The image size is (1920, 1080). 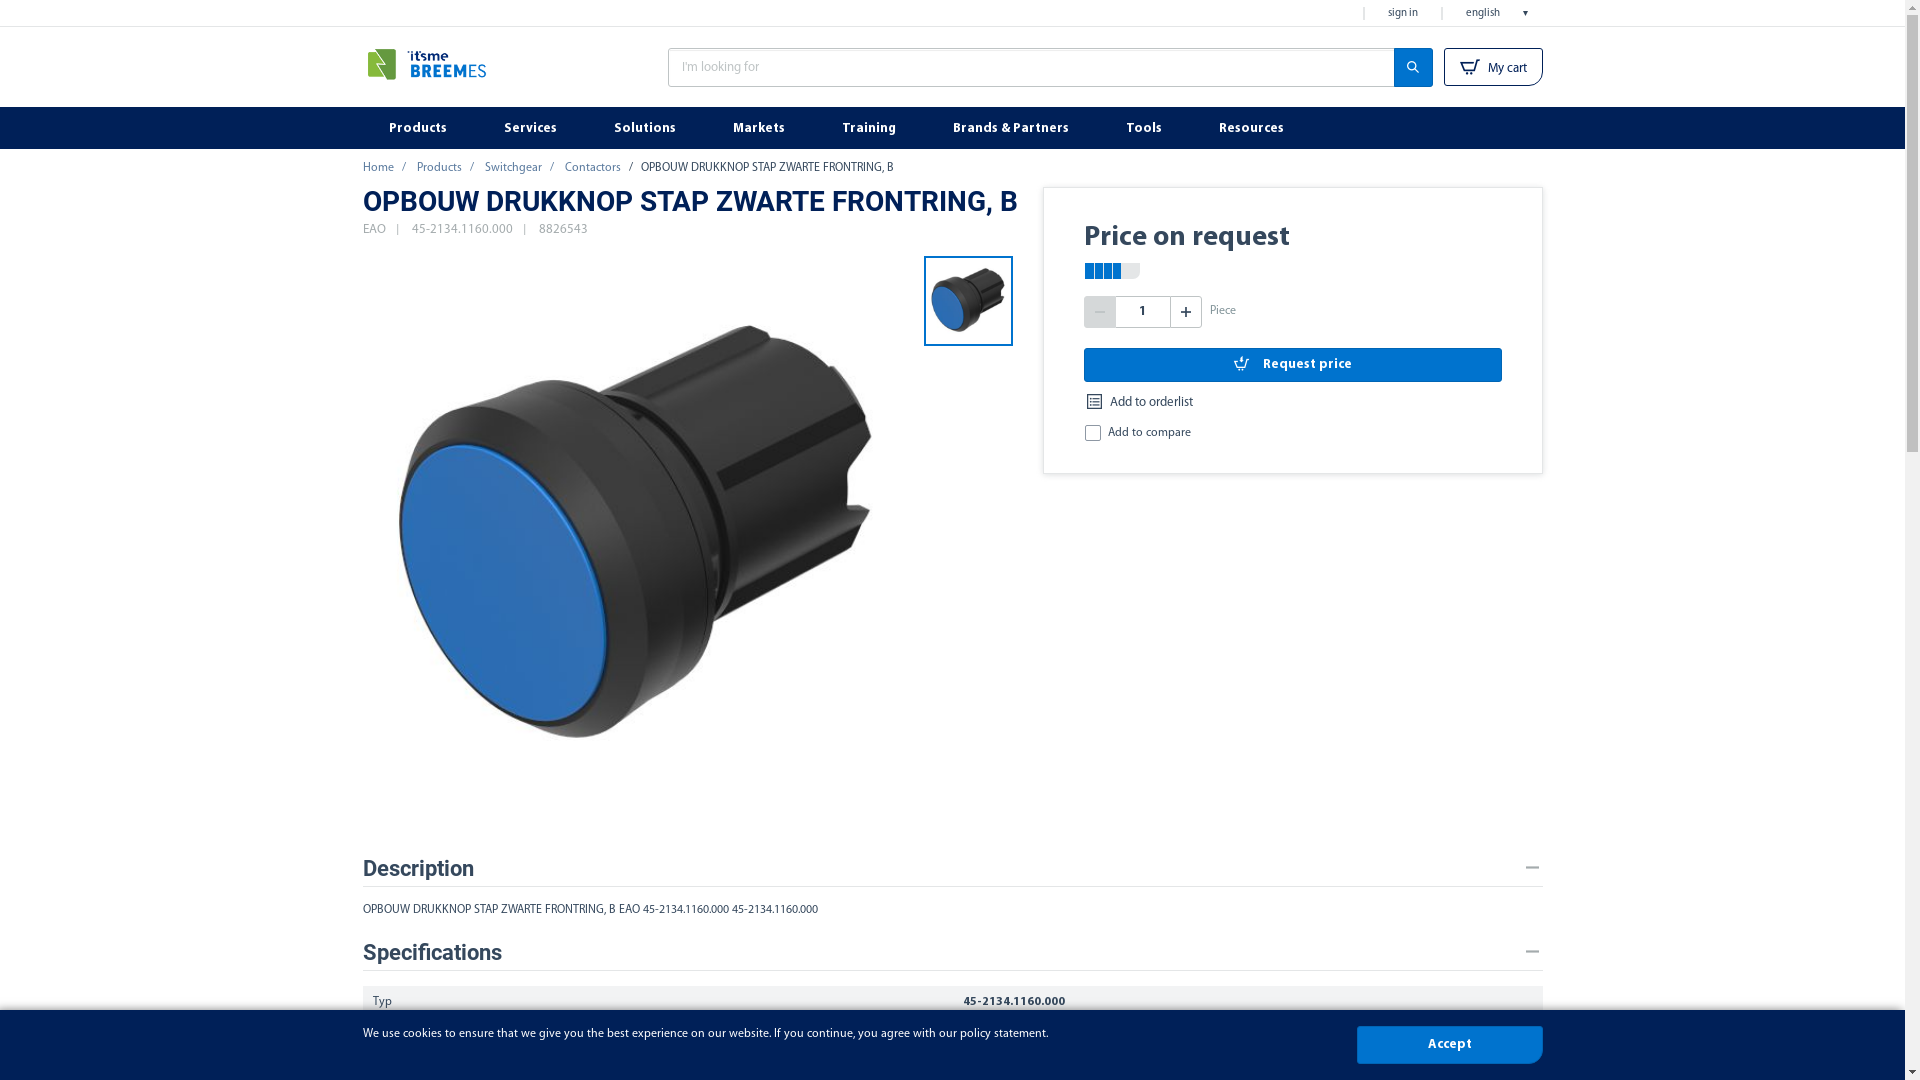 I want to click on 'Training', so click(x=871, y=127).